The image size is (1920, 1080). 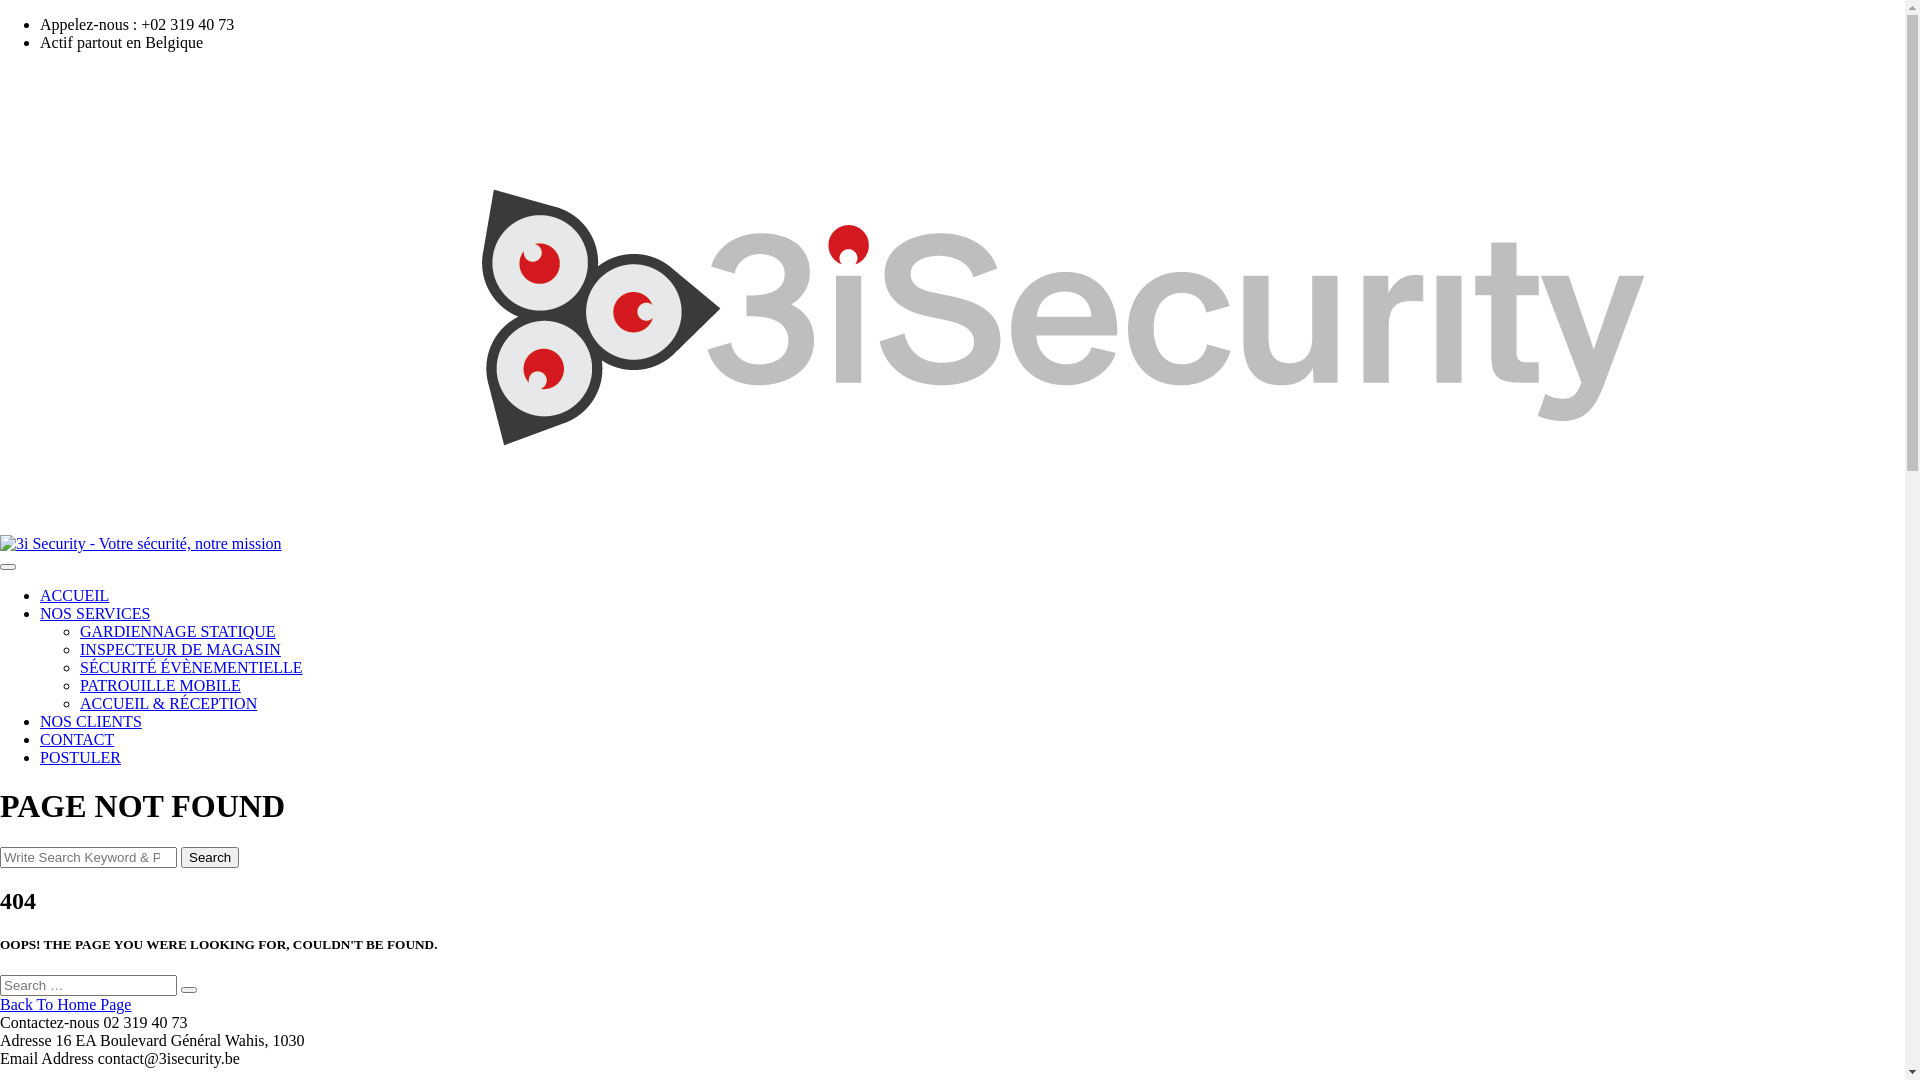 I want to click on 'Search', so click(x=210, y=856).